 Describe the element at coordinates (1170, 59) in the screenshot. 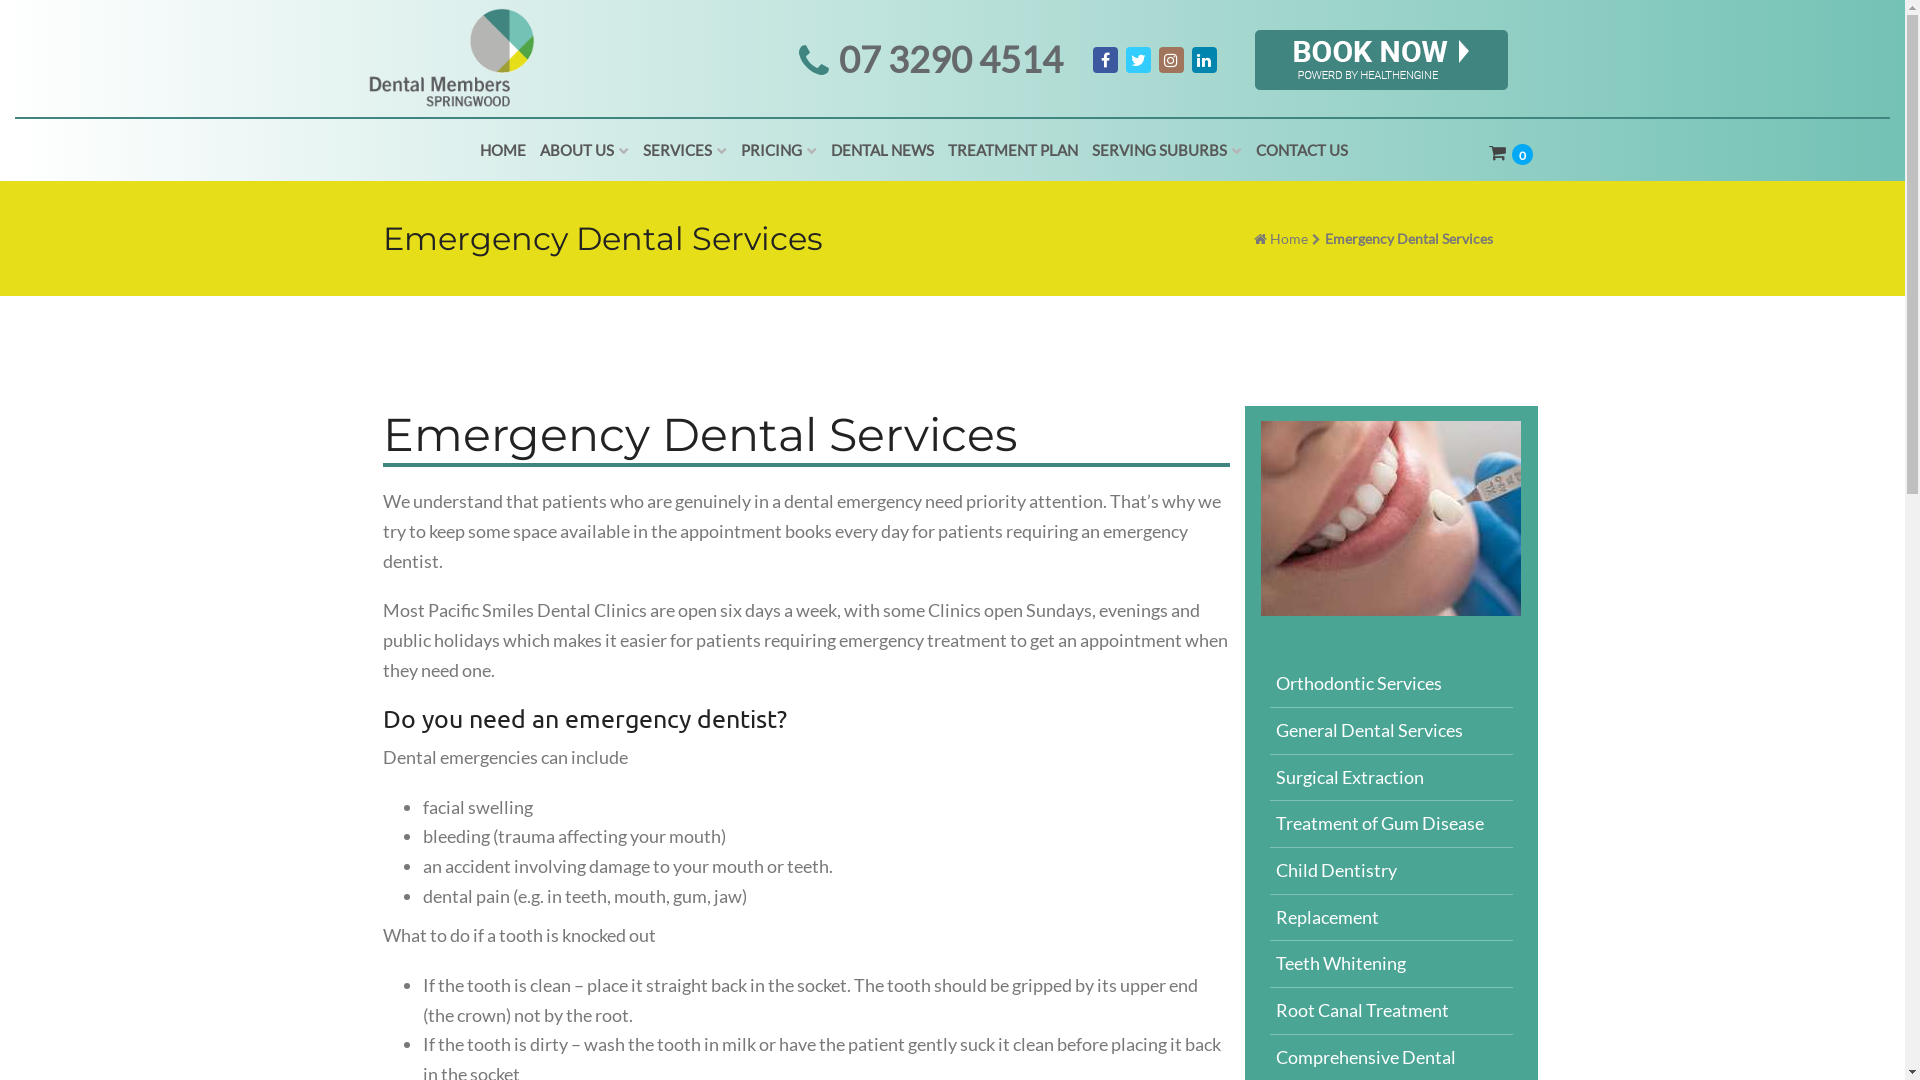

I see `'Instragram'` at that location.